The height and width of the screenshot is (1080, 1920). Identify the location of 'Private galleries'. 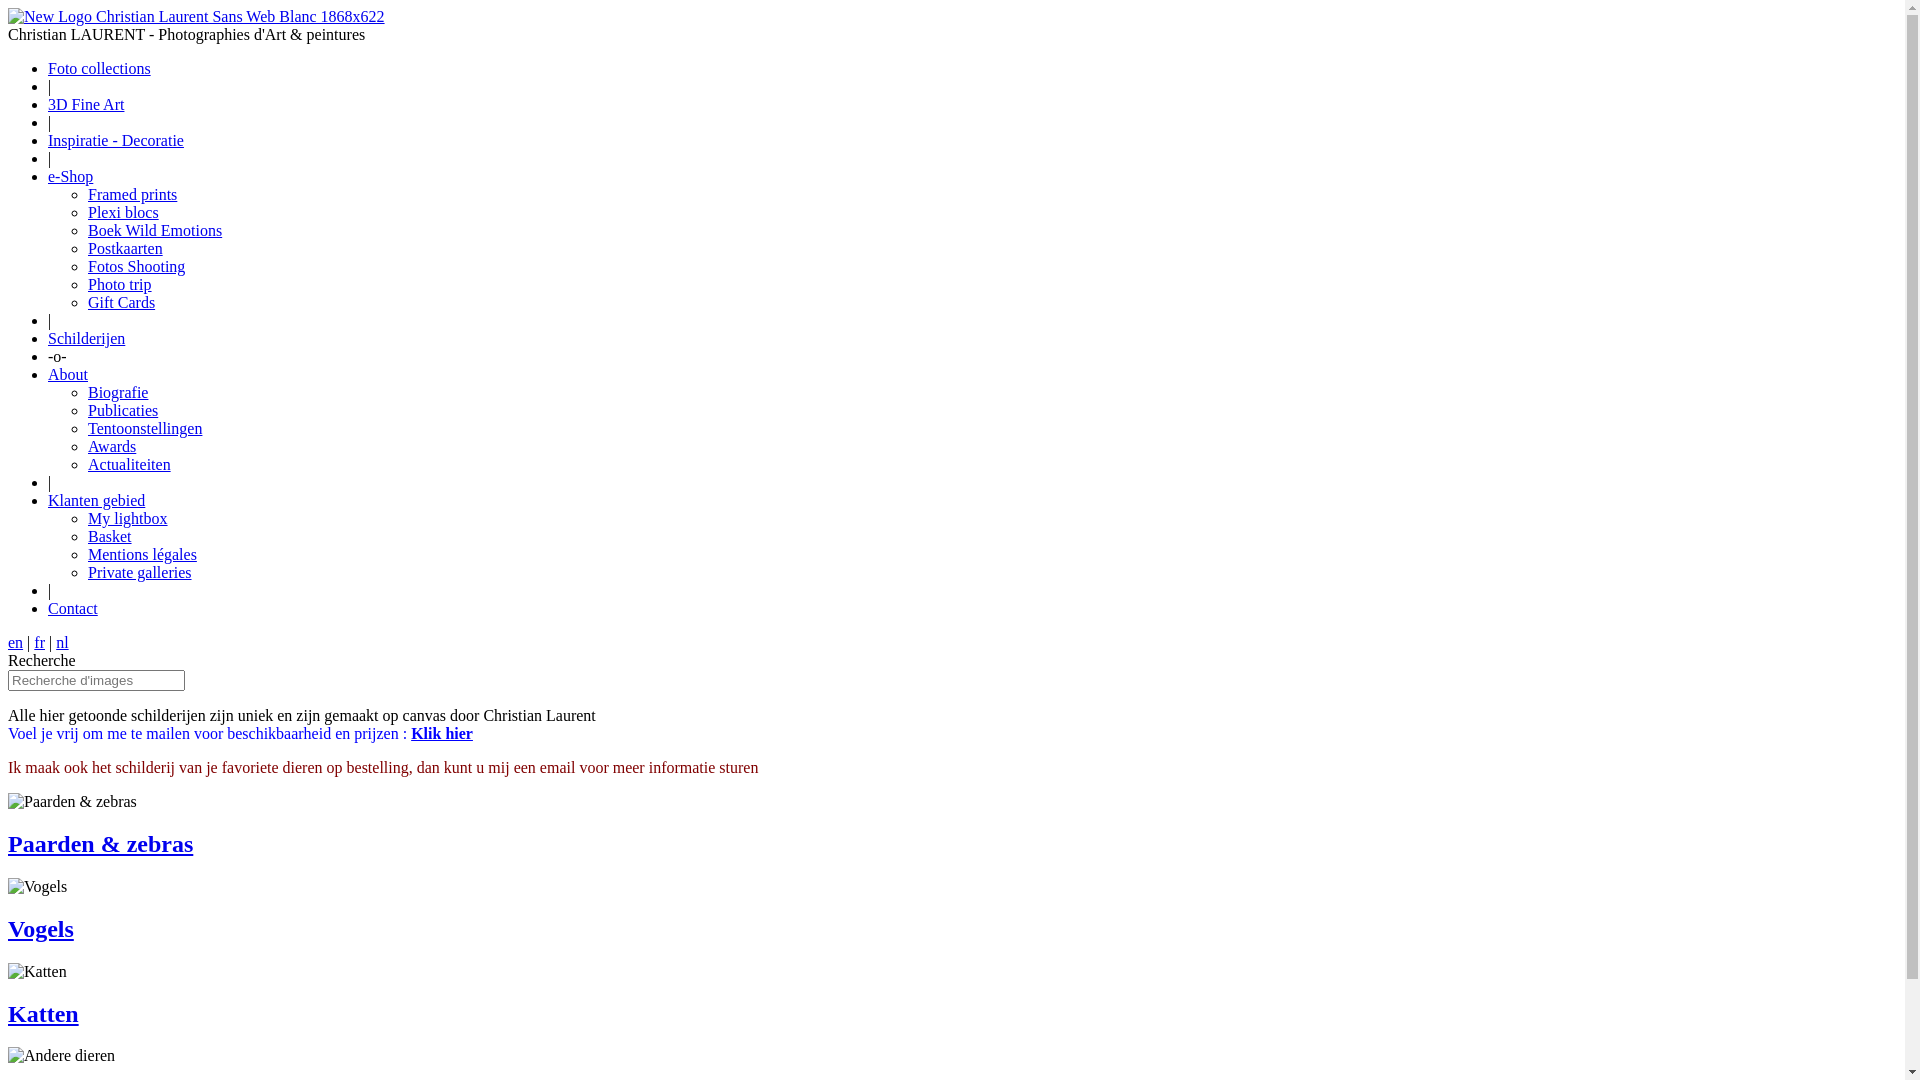
(138, 572).